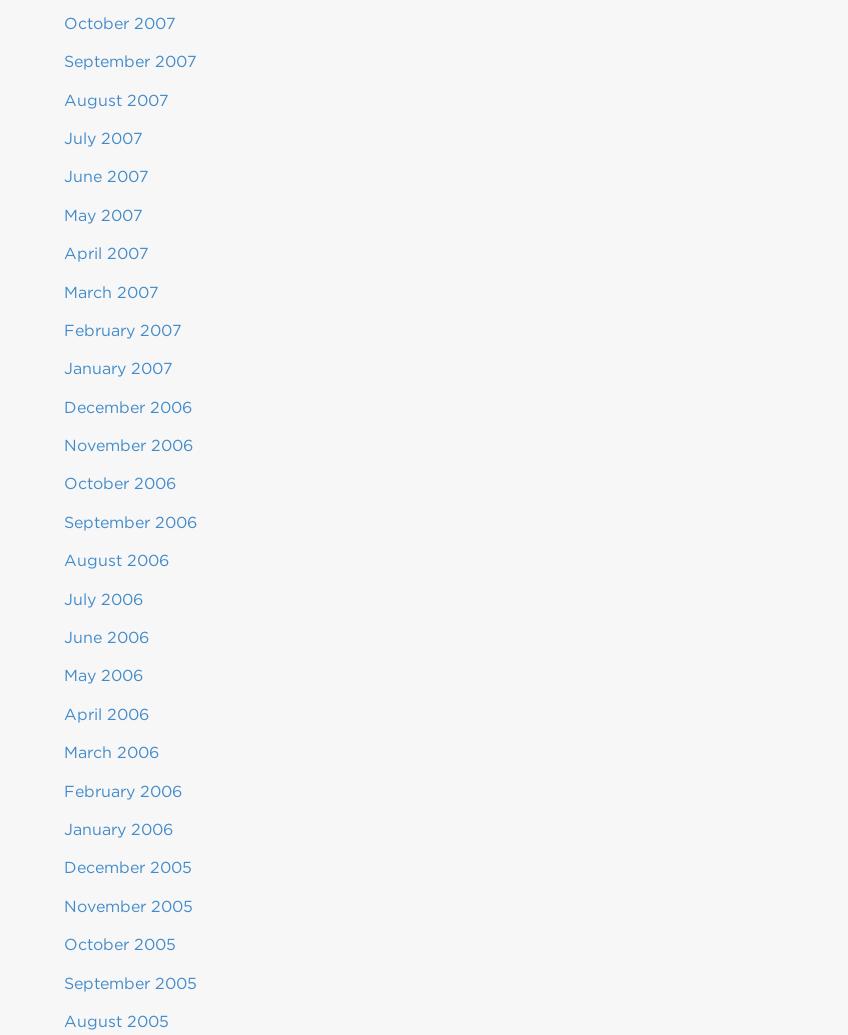 Image resolution: width=848 pixels, height=1035 pixels. I want to click on 'May 2006', so click(103, 674).